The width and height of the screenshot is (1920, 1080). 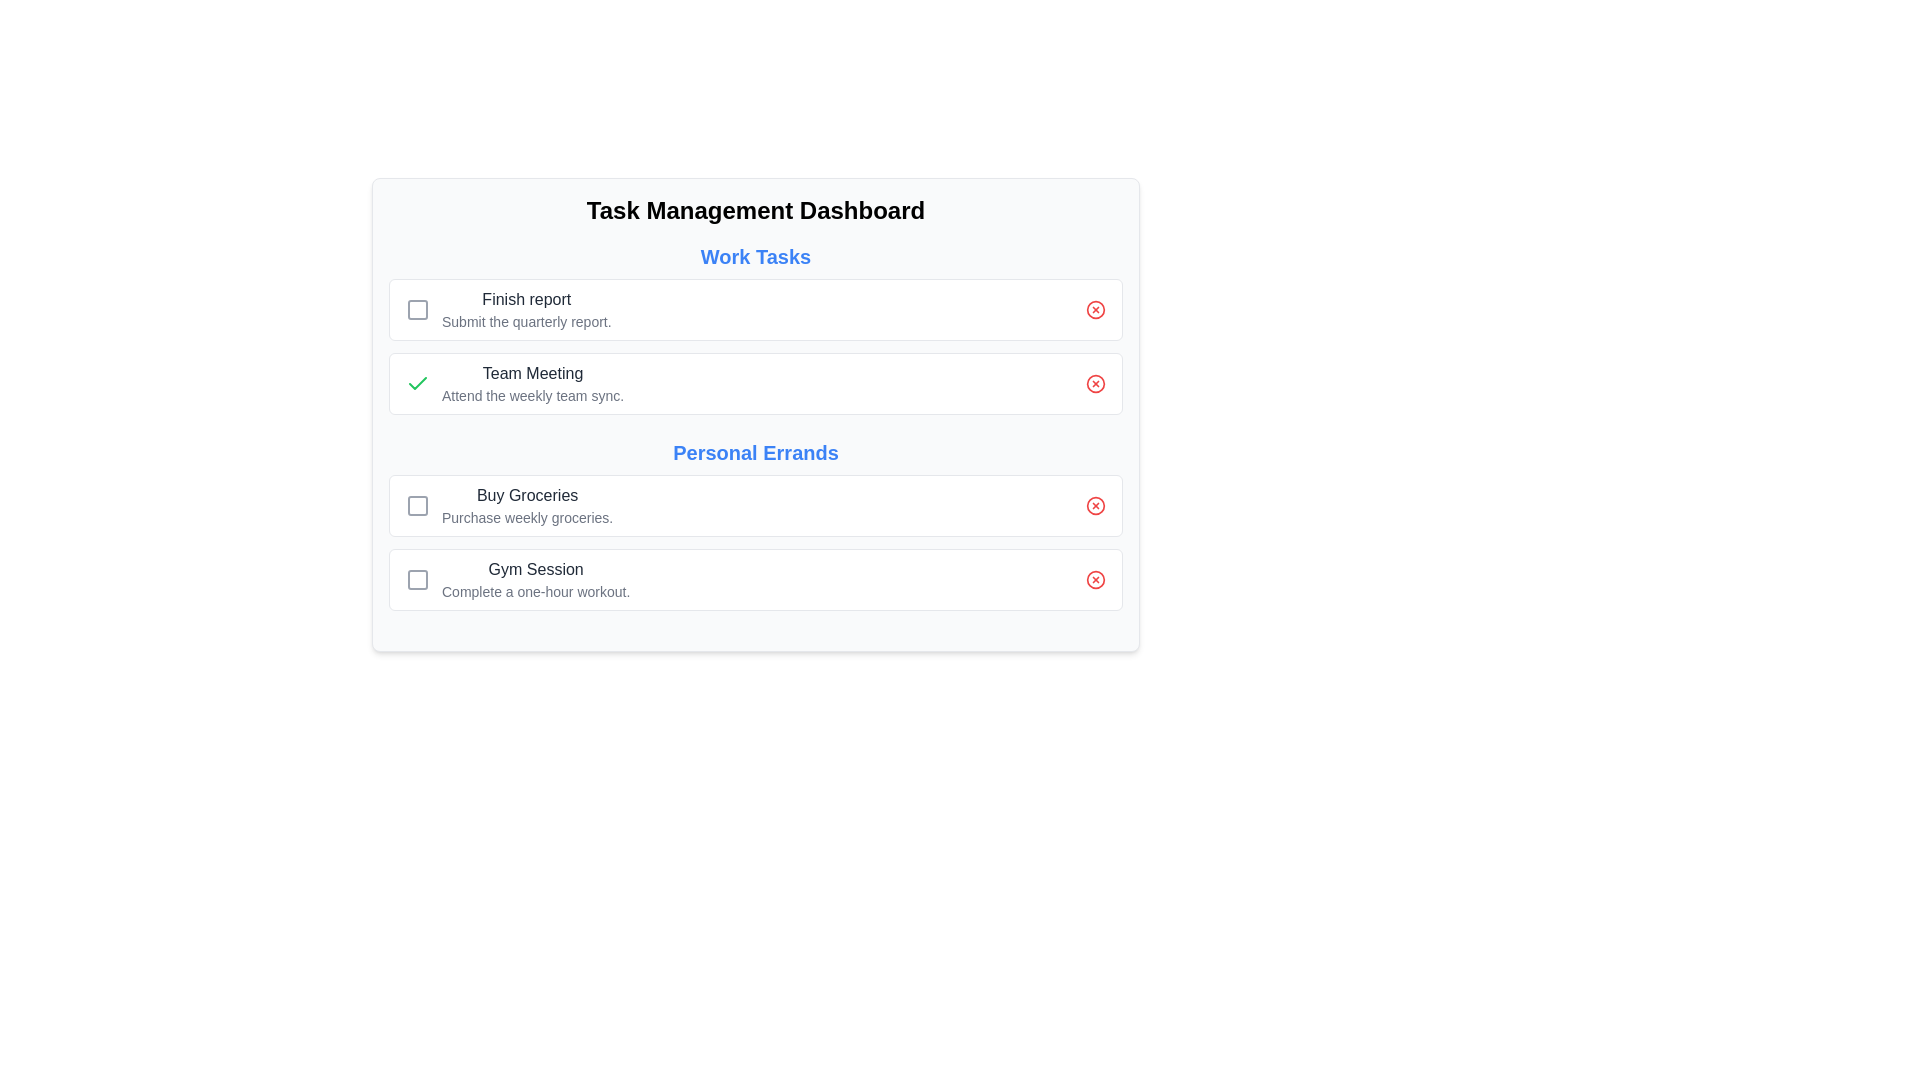 I want to click on the delete icon button for the last task entry in the 'Personal Errands' section, so click(x=1094, y=579).